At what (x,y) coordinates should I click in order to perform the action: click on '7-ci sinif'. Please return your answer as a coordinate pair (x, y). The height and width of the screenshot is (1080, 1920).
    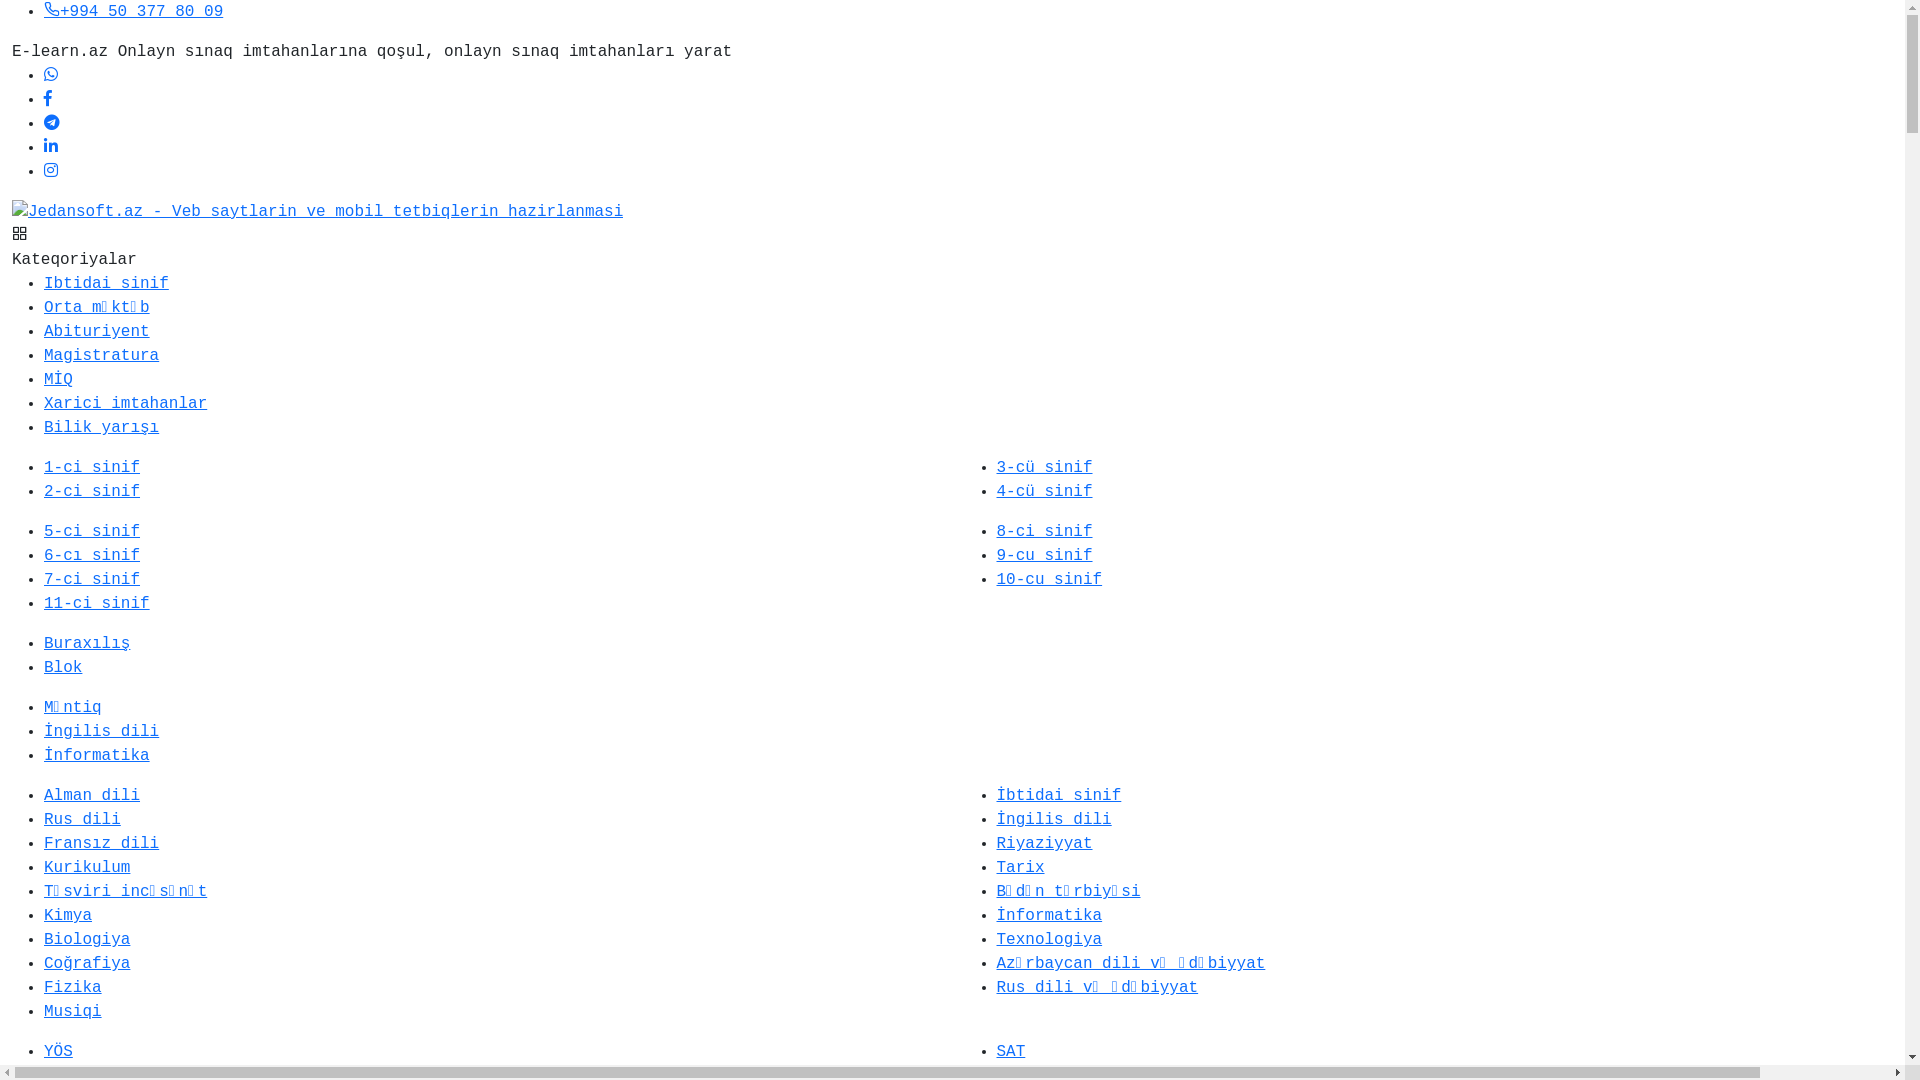
    Looking at the image, I should click on (90, 579).